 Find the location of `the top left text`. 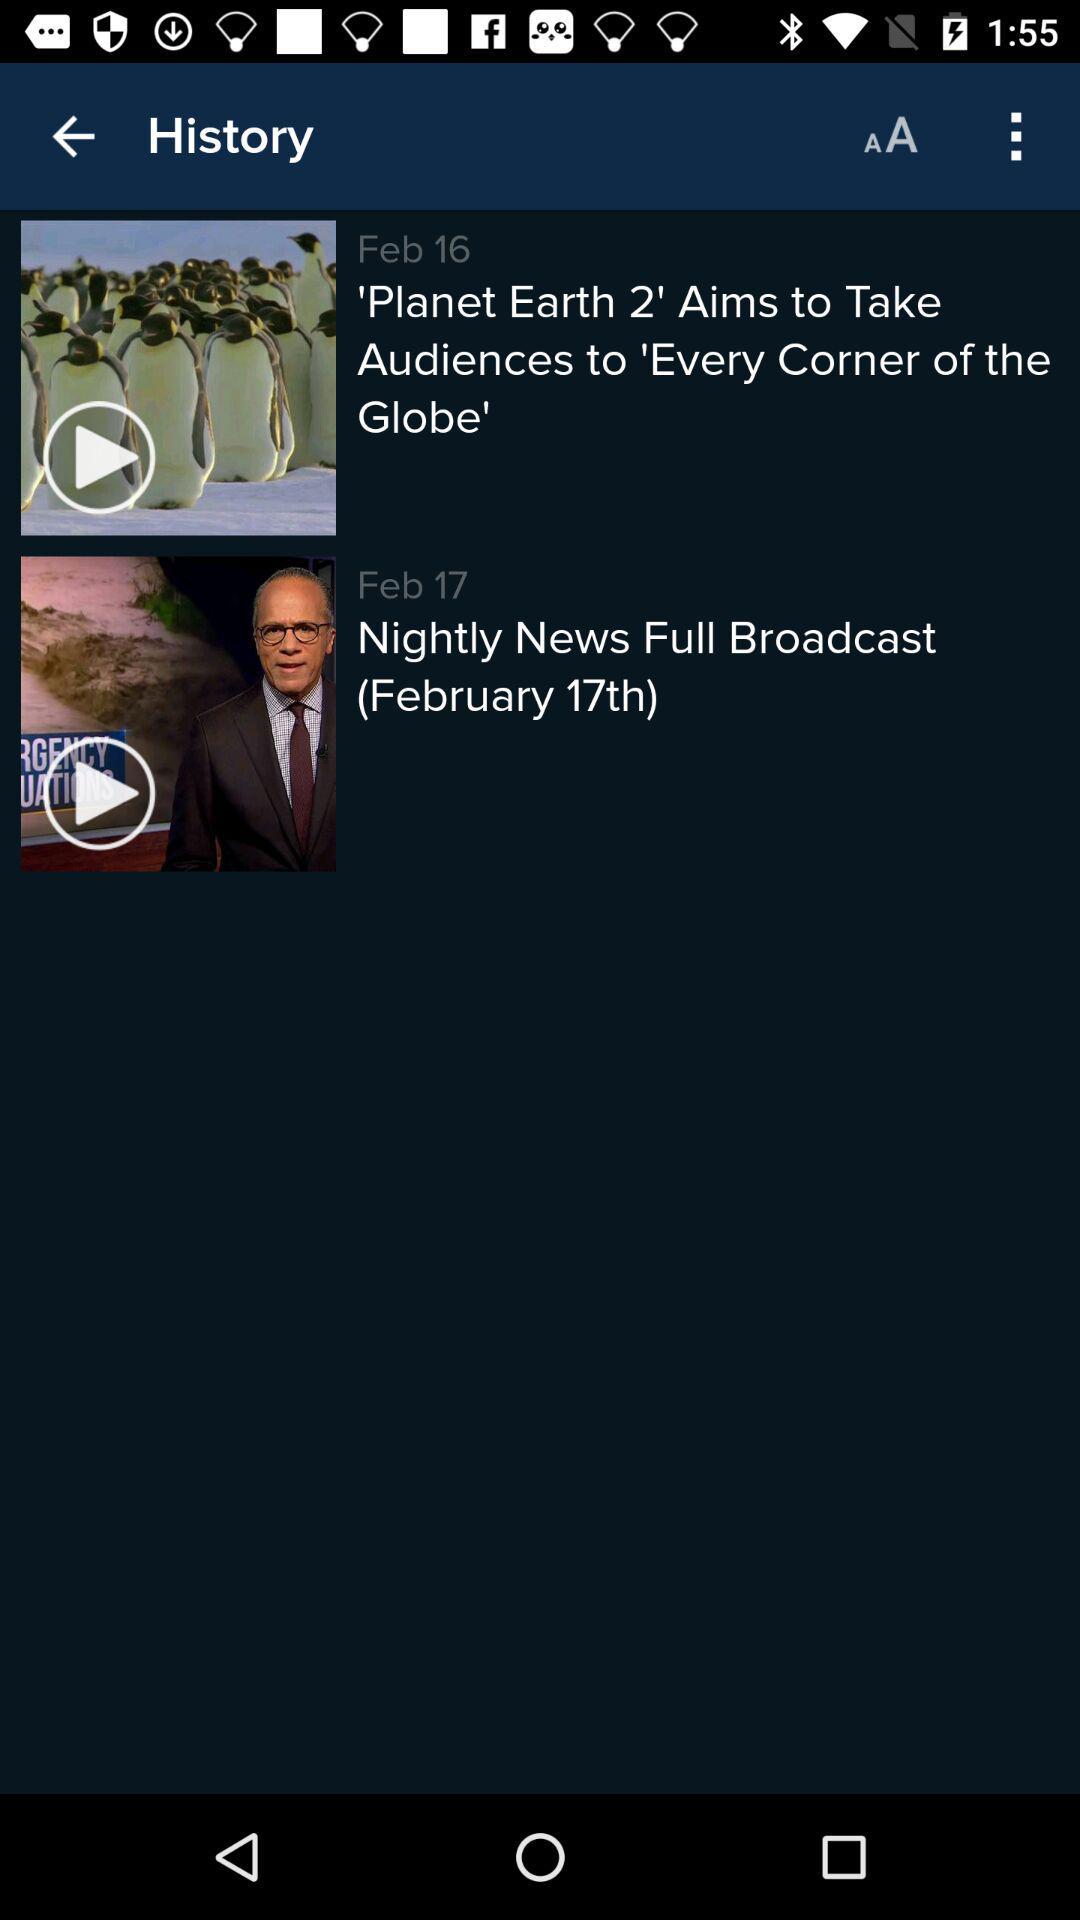

the top left text is located at coordinates (229, 135).